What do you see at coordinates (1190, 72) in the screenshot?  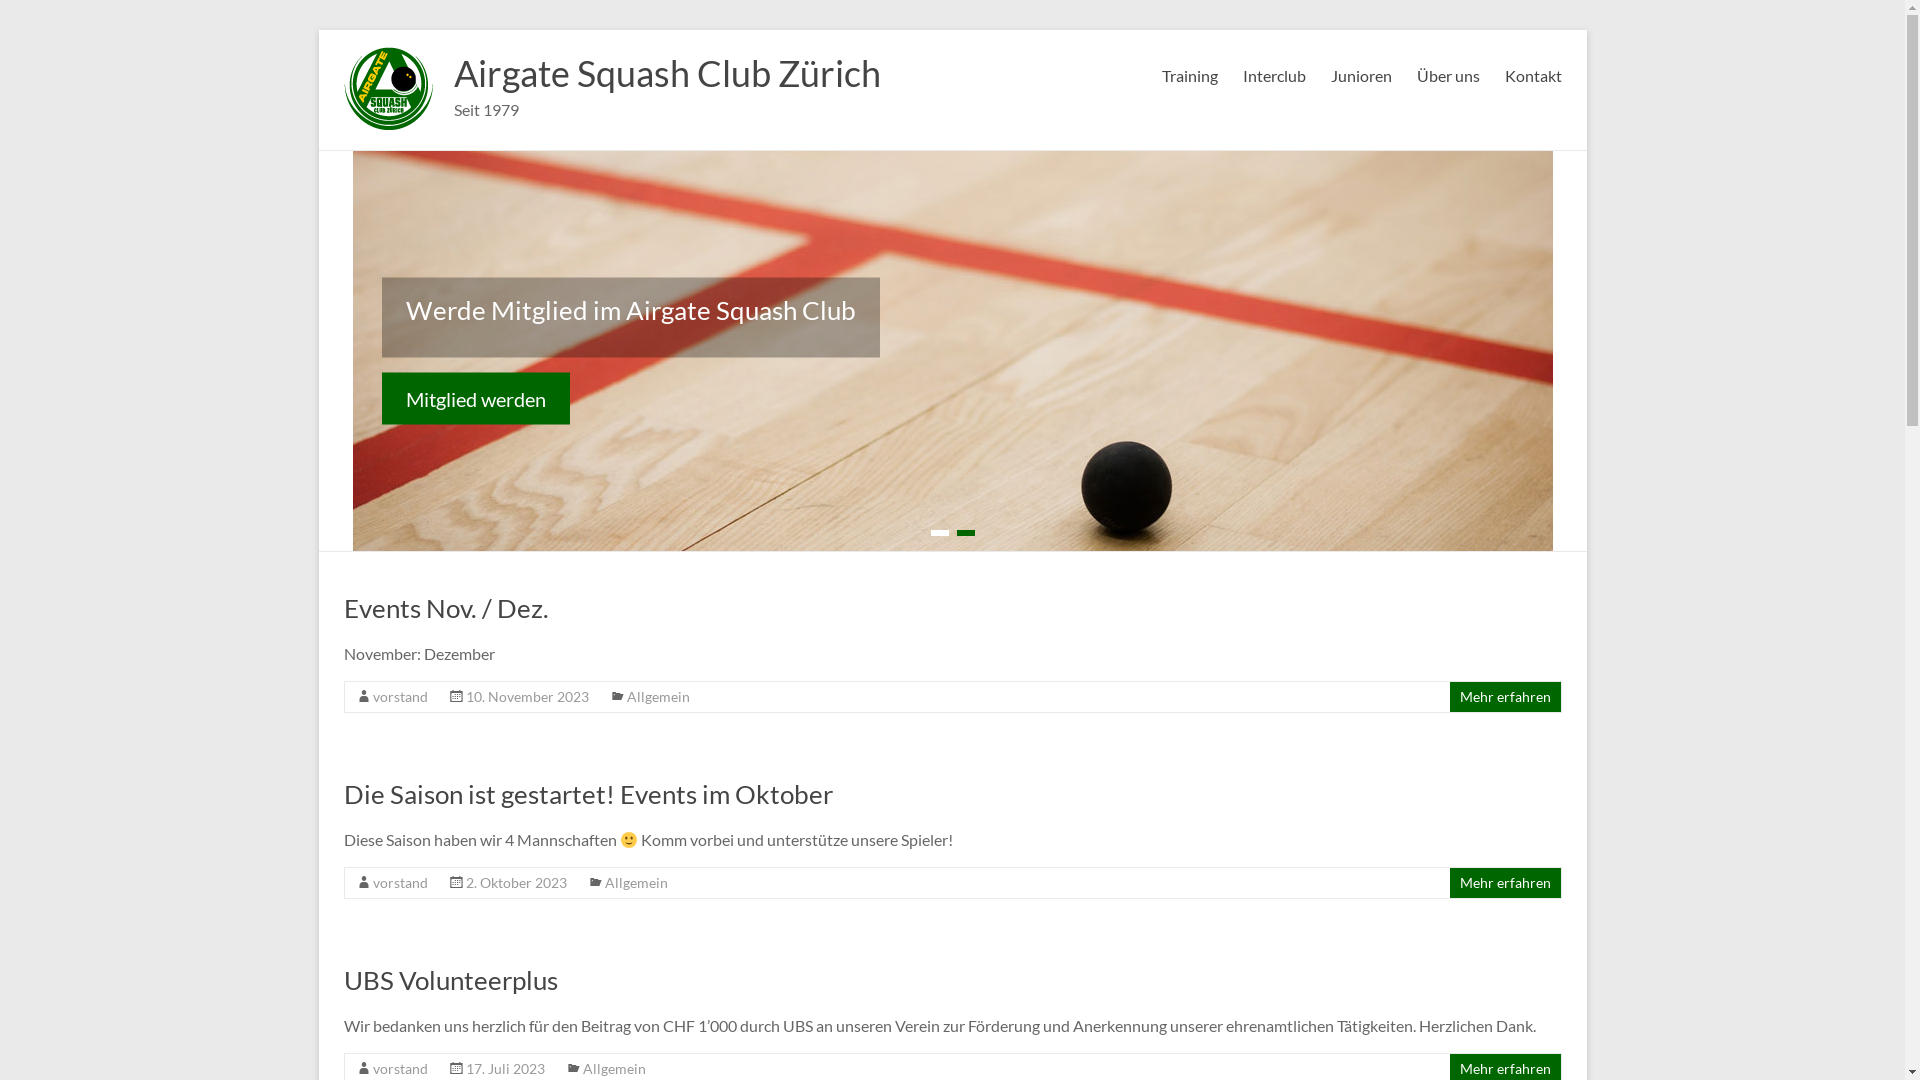 I see `'Training'` at bounding box center [1190, 72].